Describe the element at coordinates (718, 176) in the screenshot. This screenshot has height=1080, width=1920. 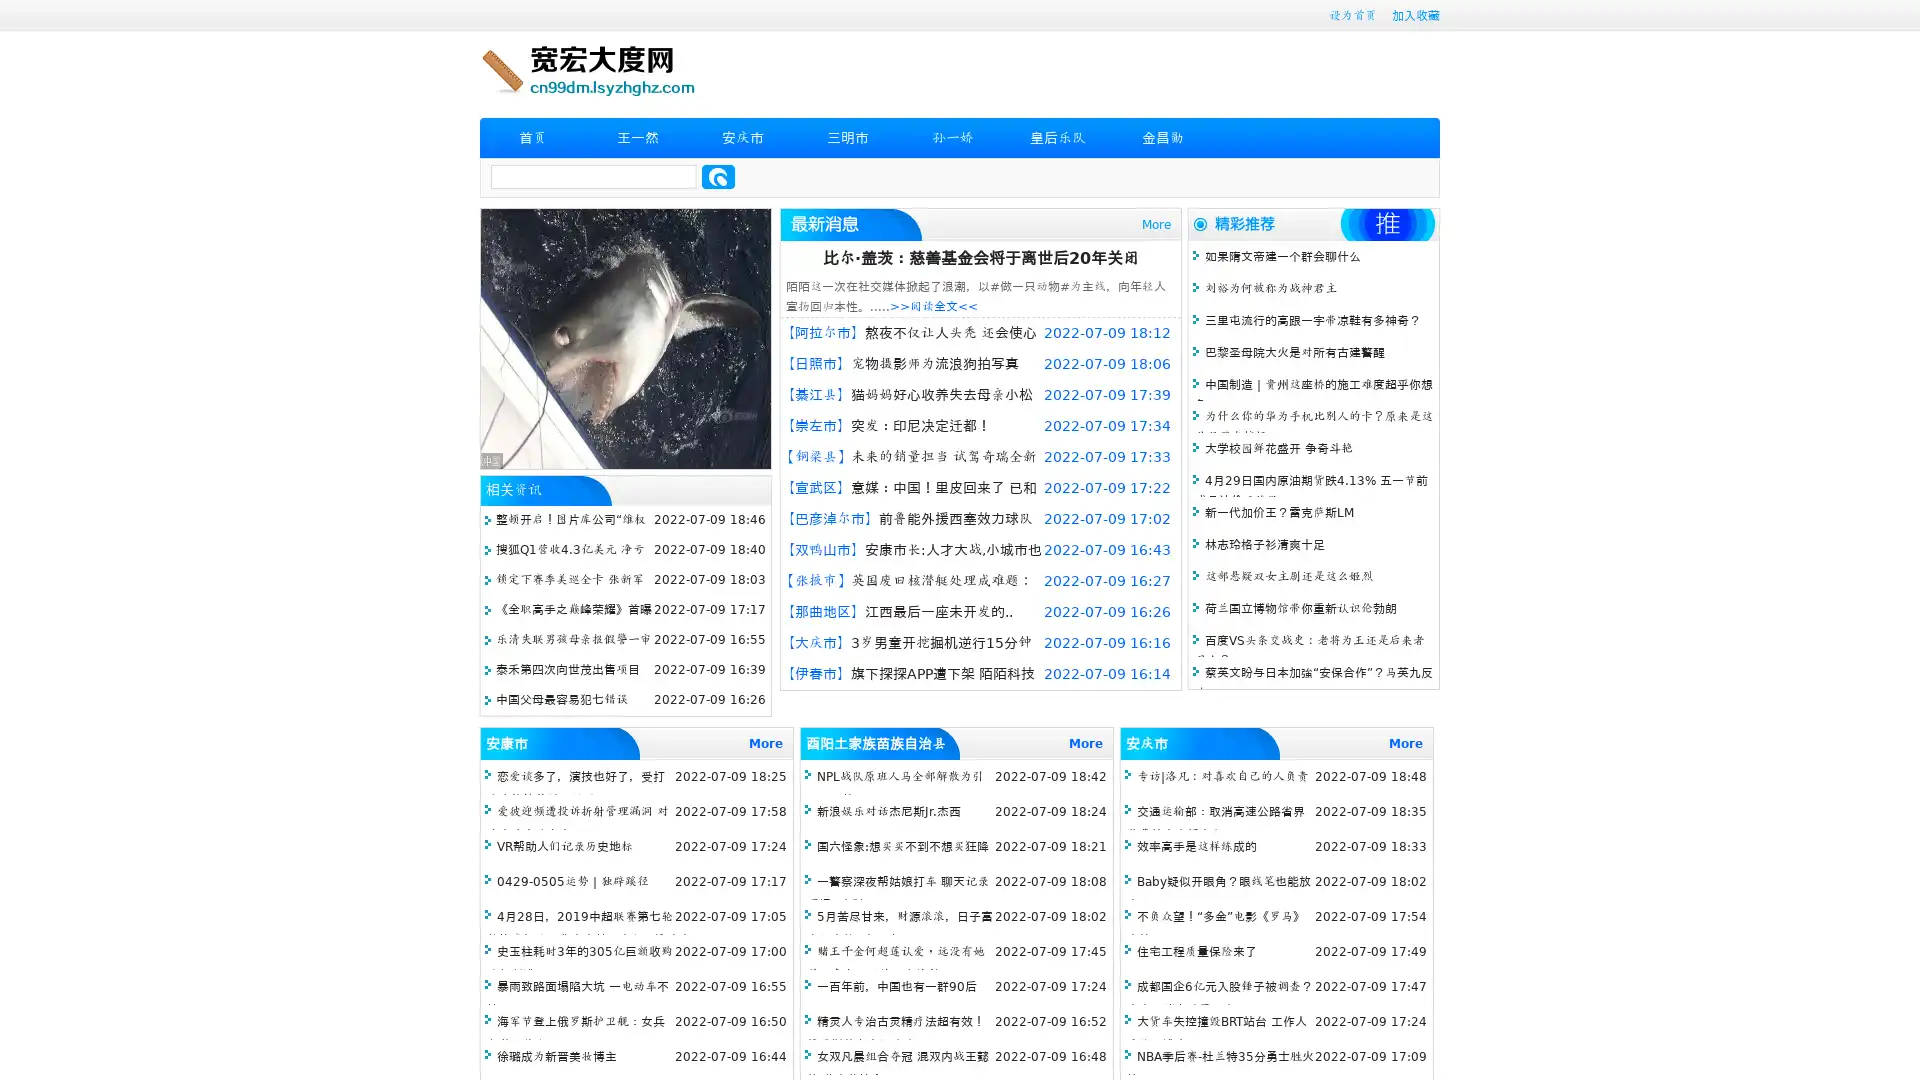
I see `Search` at that location.